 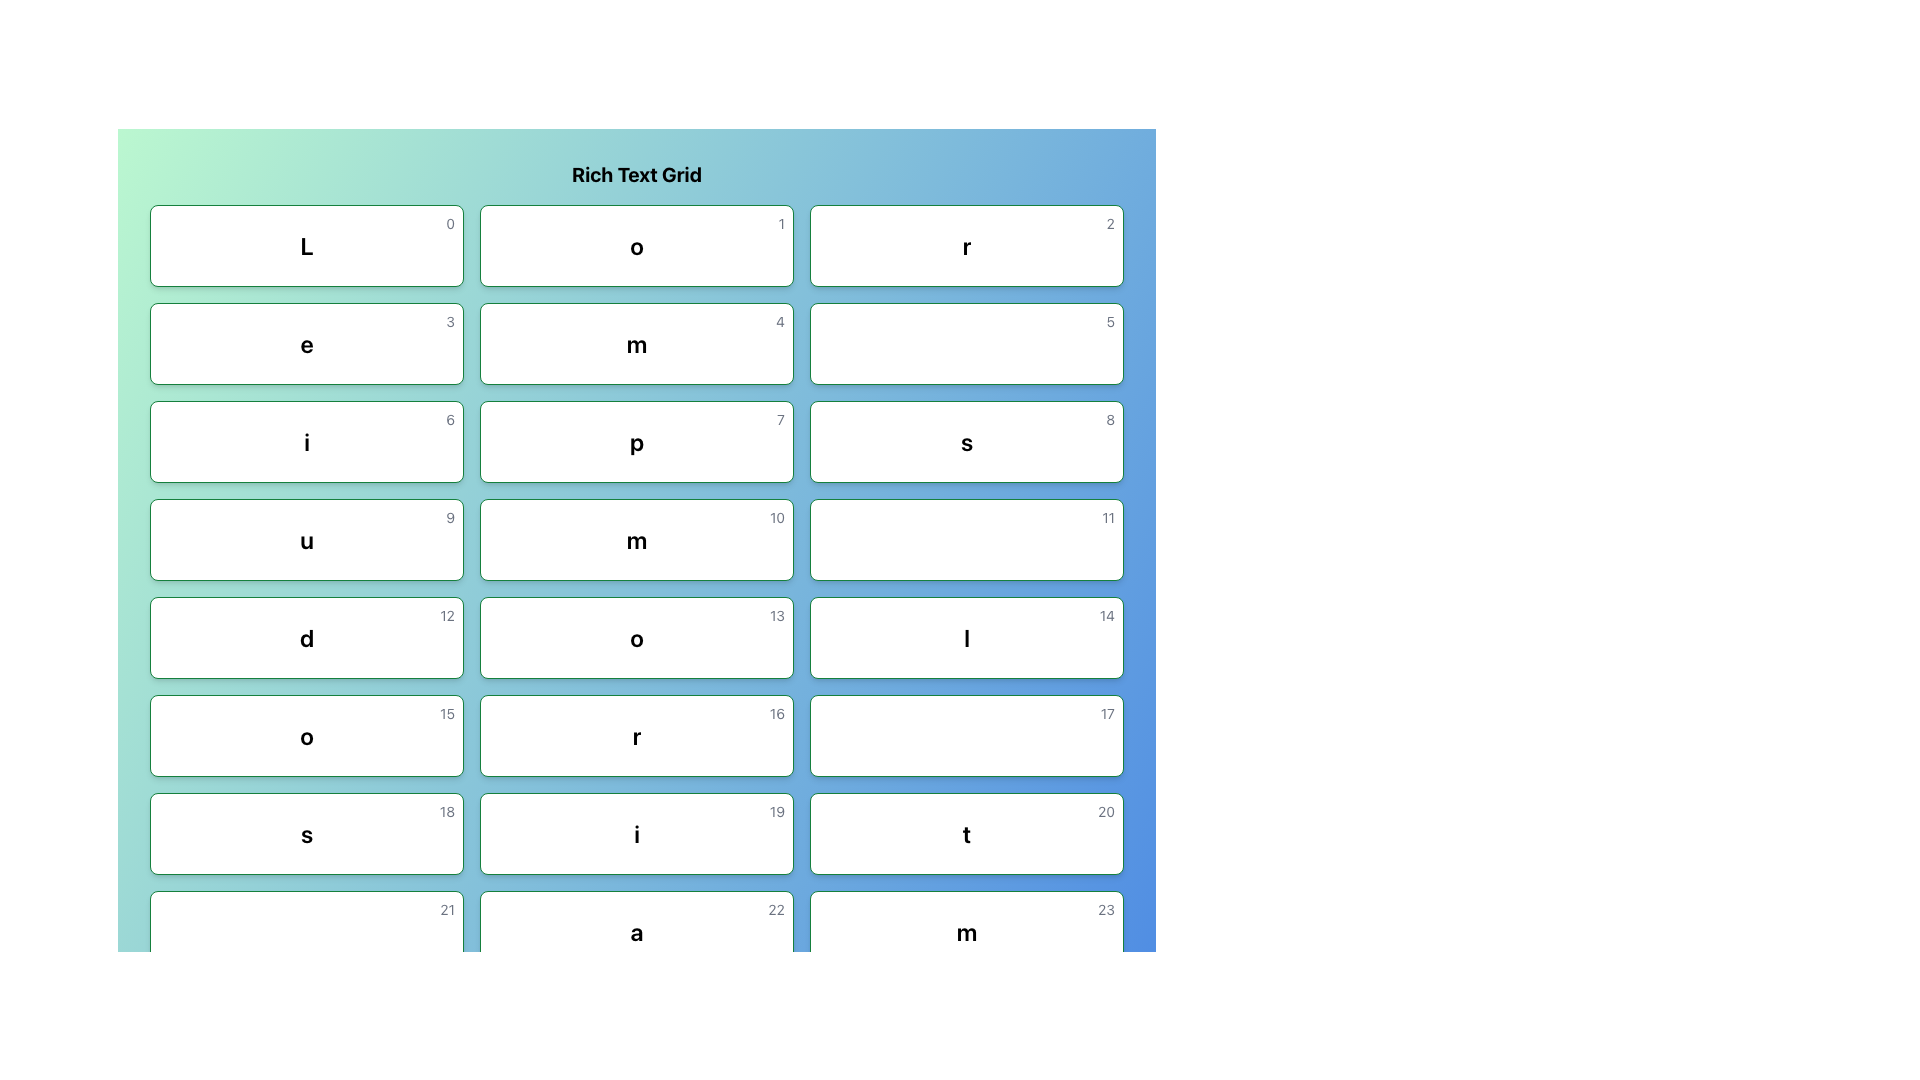 What do you see at coordinates (966, 833) in the screenshot?
I see `the labeled card located in the sixth row and last column of the grid layout, which is positioned to the right of the card displaying 'i' and above the card displaying 'm'` at bounding box center [966, 833].